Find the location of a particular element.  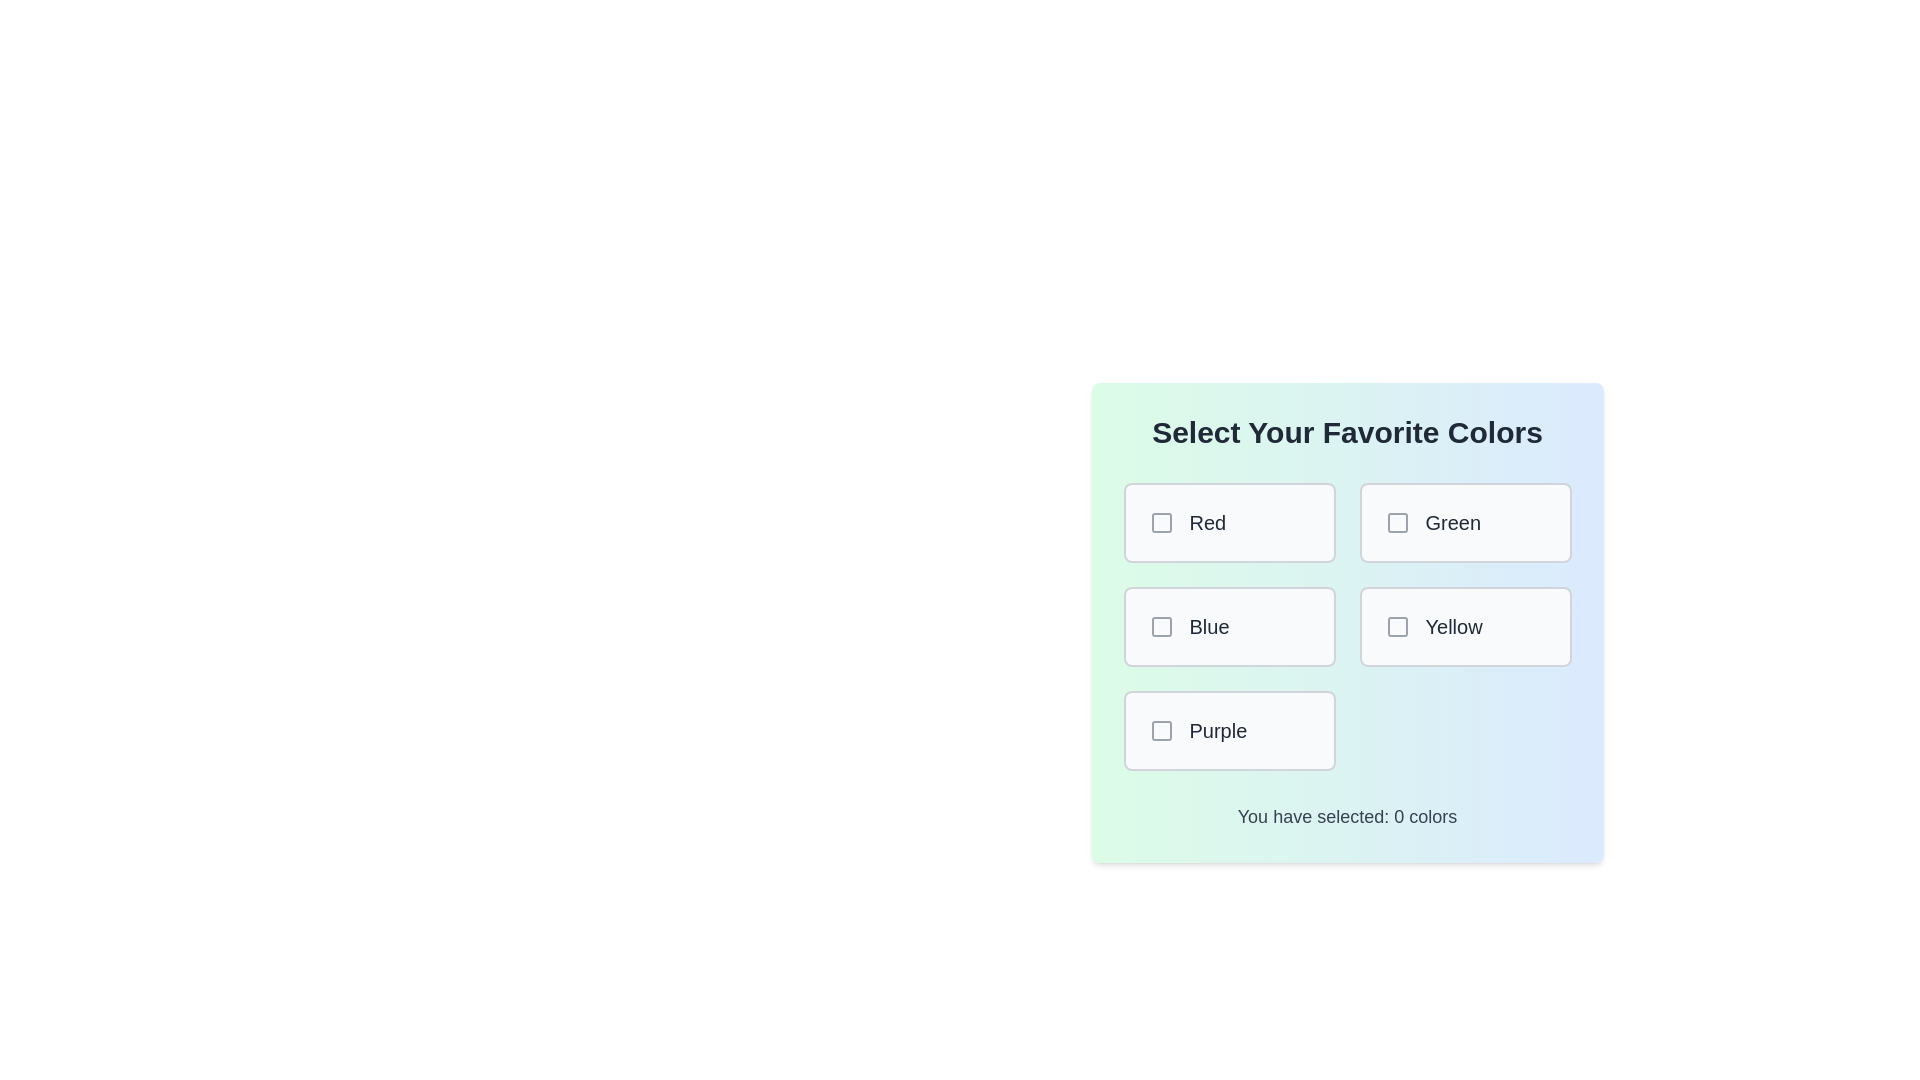

the color box labeled Red is located at coordinates (1228, 522).